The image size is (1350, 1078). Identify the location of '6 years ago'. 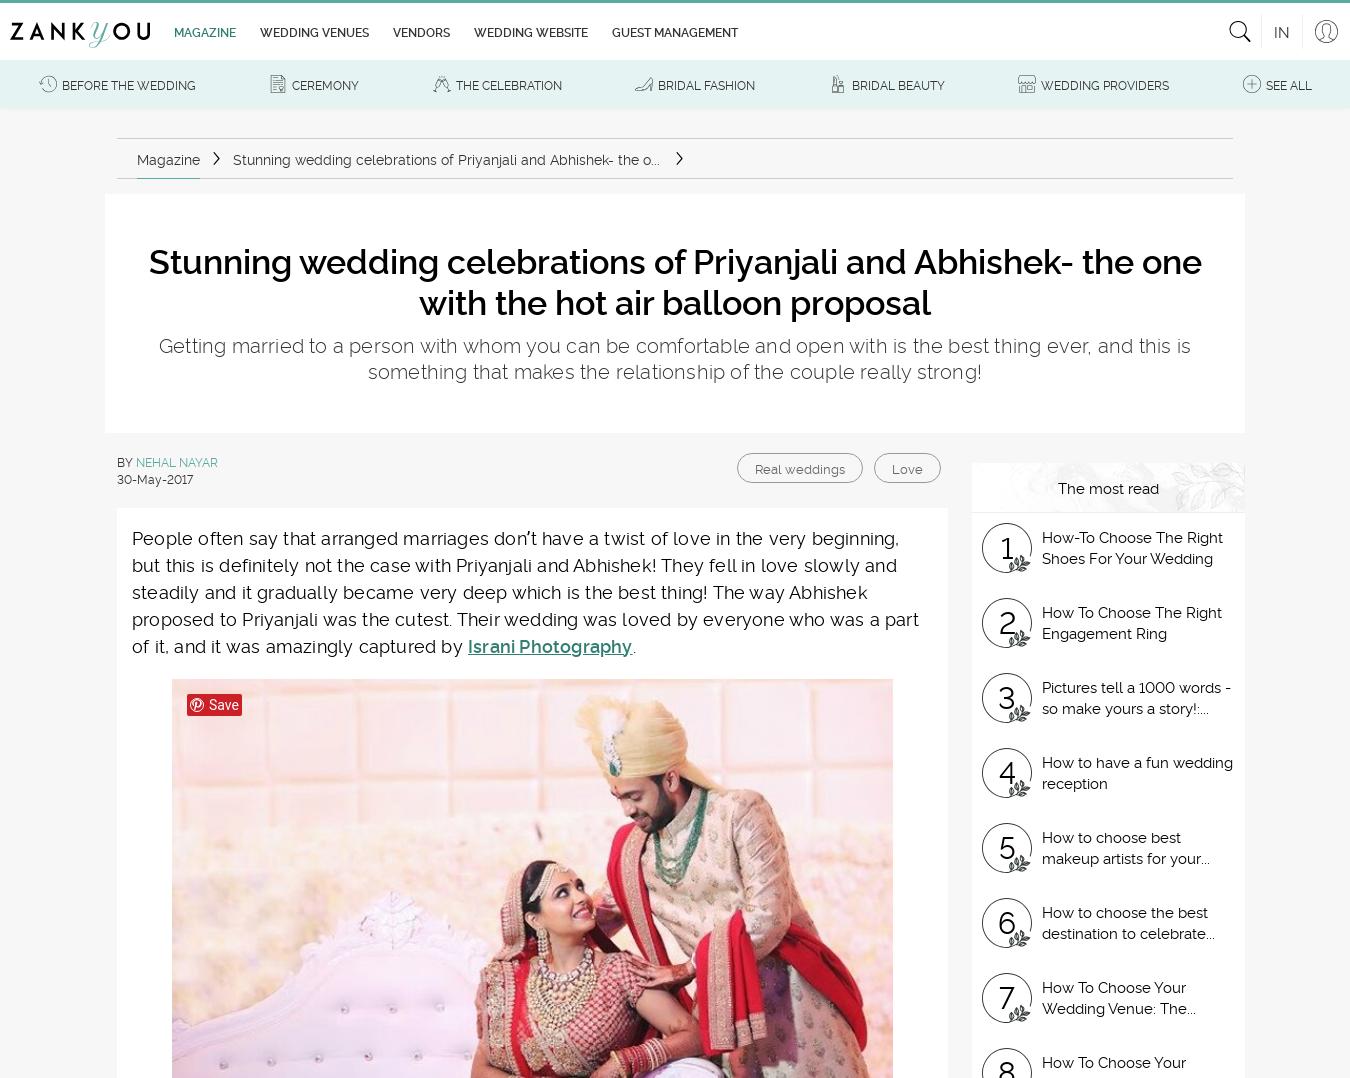
(219, 525).